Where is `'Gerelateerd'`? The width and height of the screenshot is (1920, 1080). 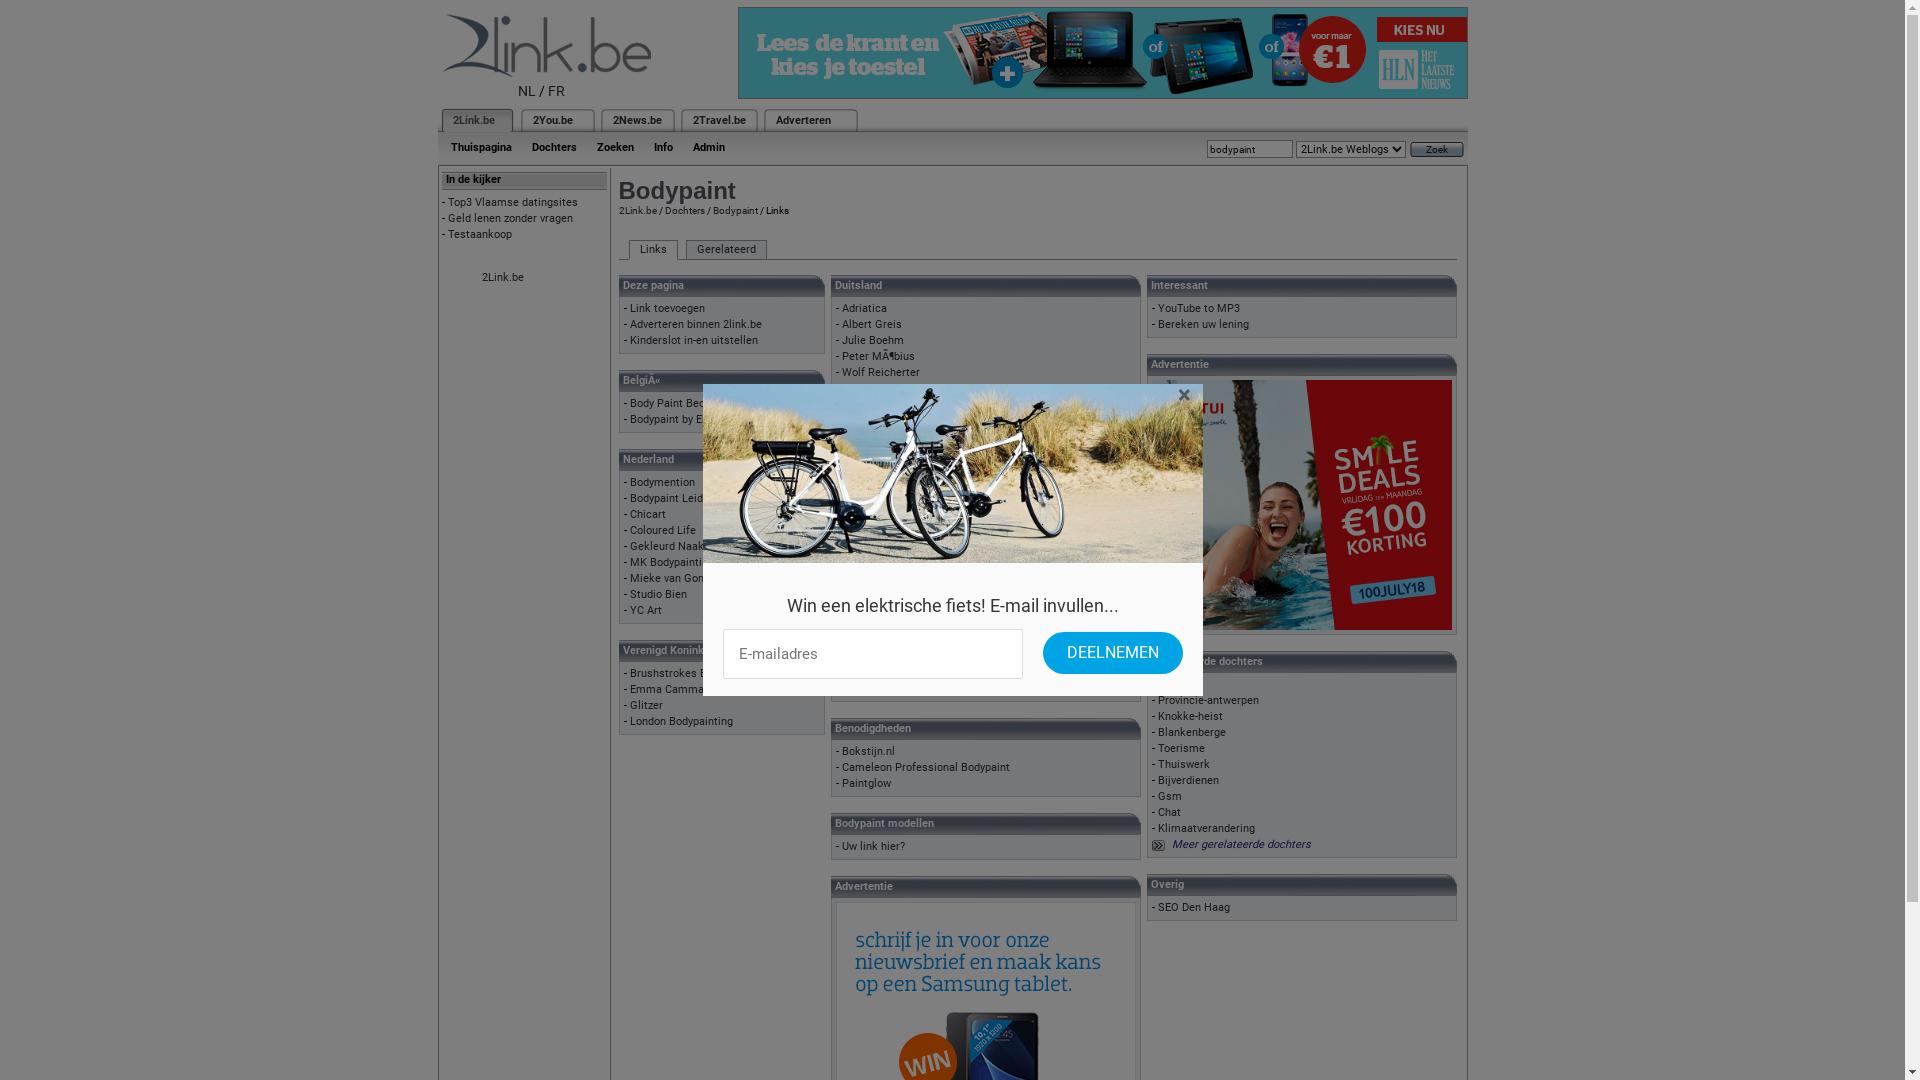 'Gerelateerd' is located at coordinates (725, 249).